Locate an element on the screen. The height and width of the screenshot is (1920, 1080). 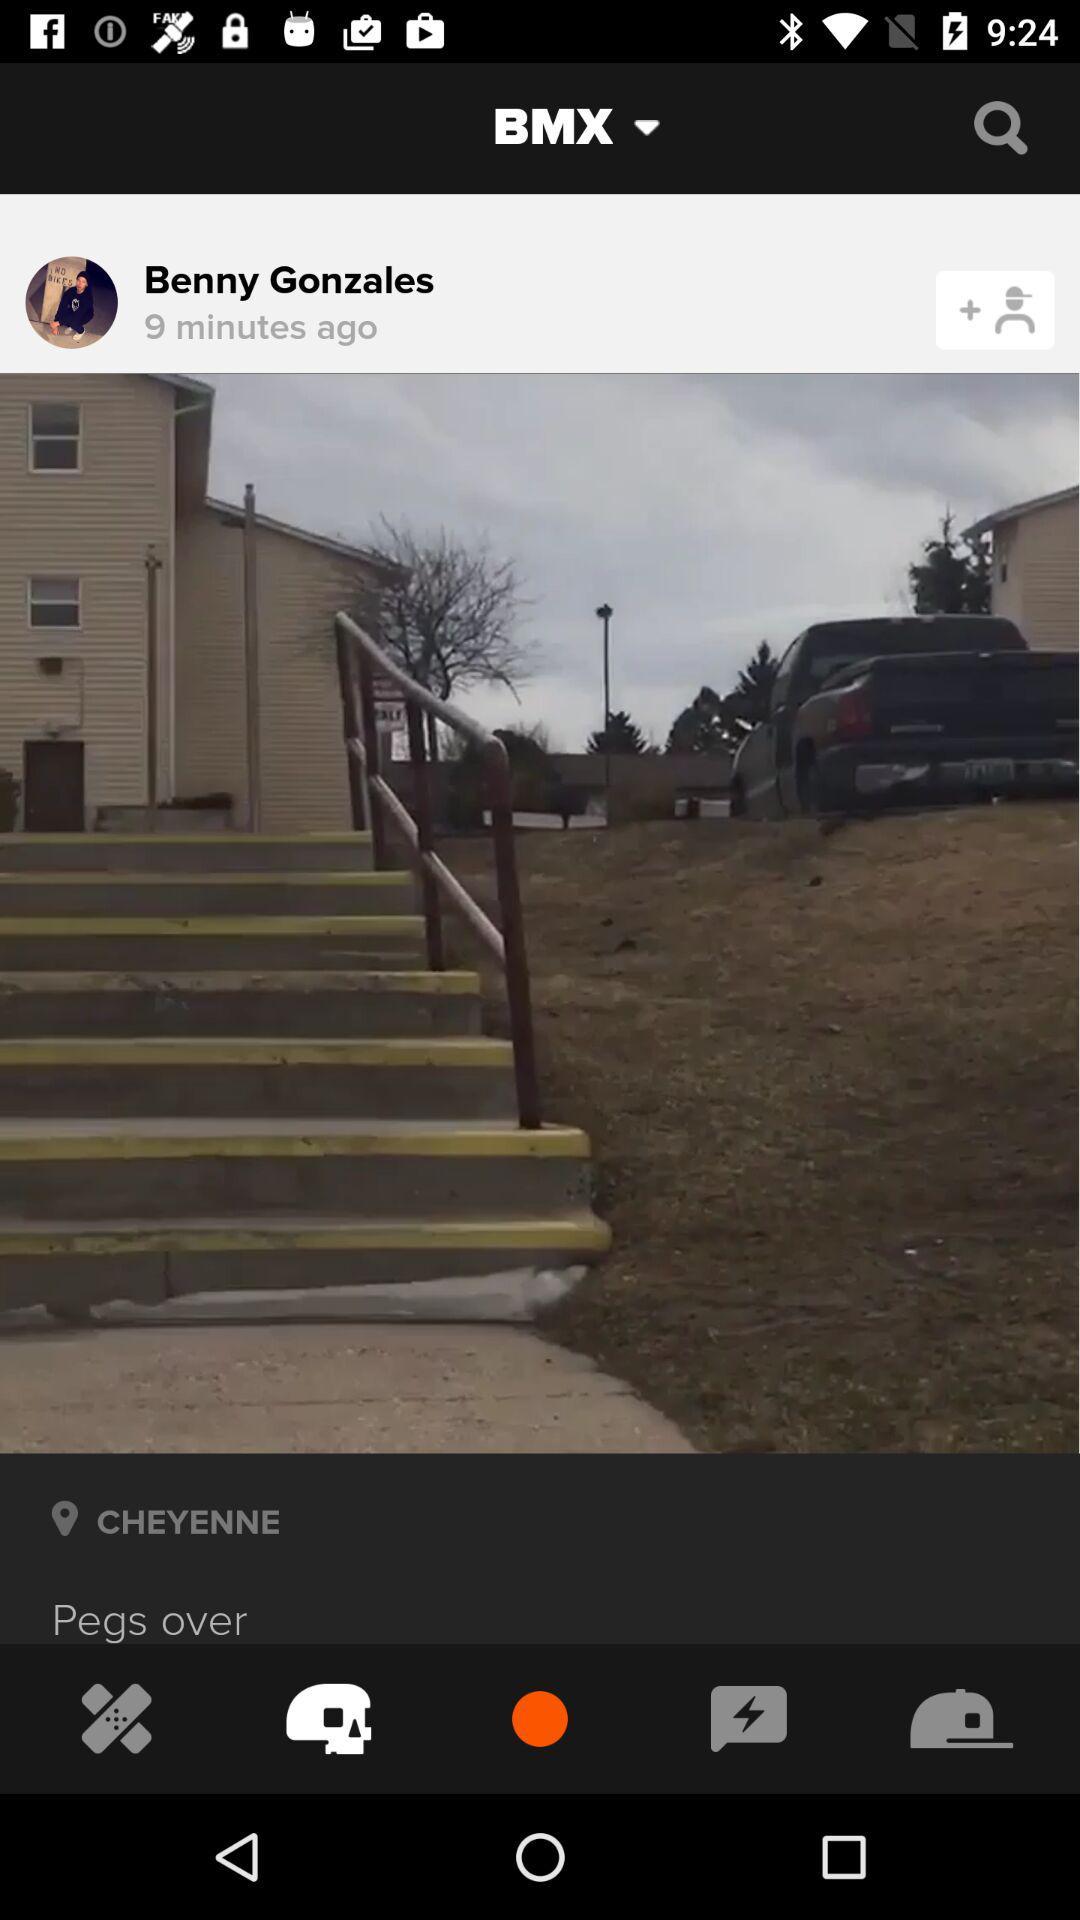
the expand_more icon is located at coordinates (662, 126).